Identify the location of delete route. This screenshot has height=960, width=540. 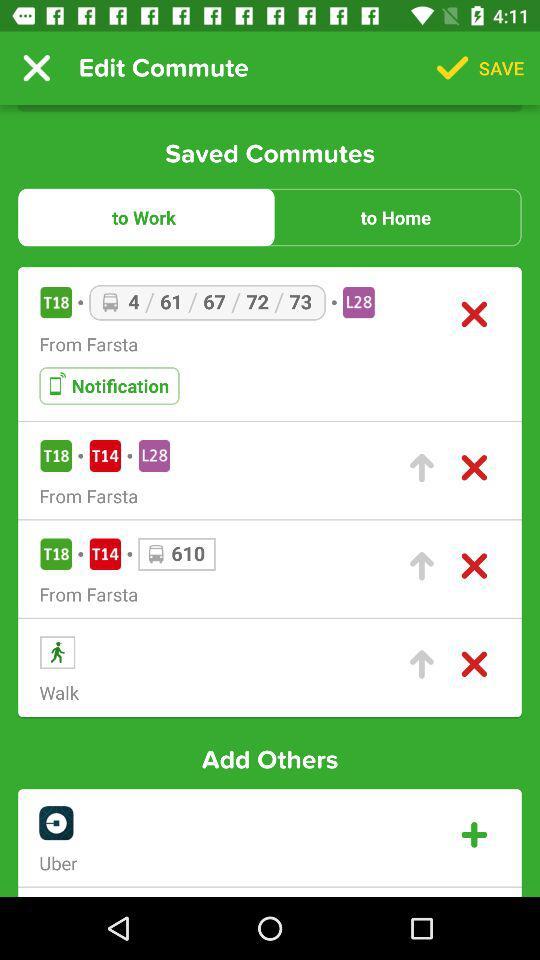
(473, 314).